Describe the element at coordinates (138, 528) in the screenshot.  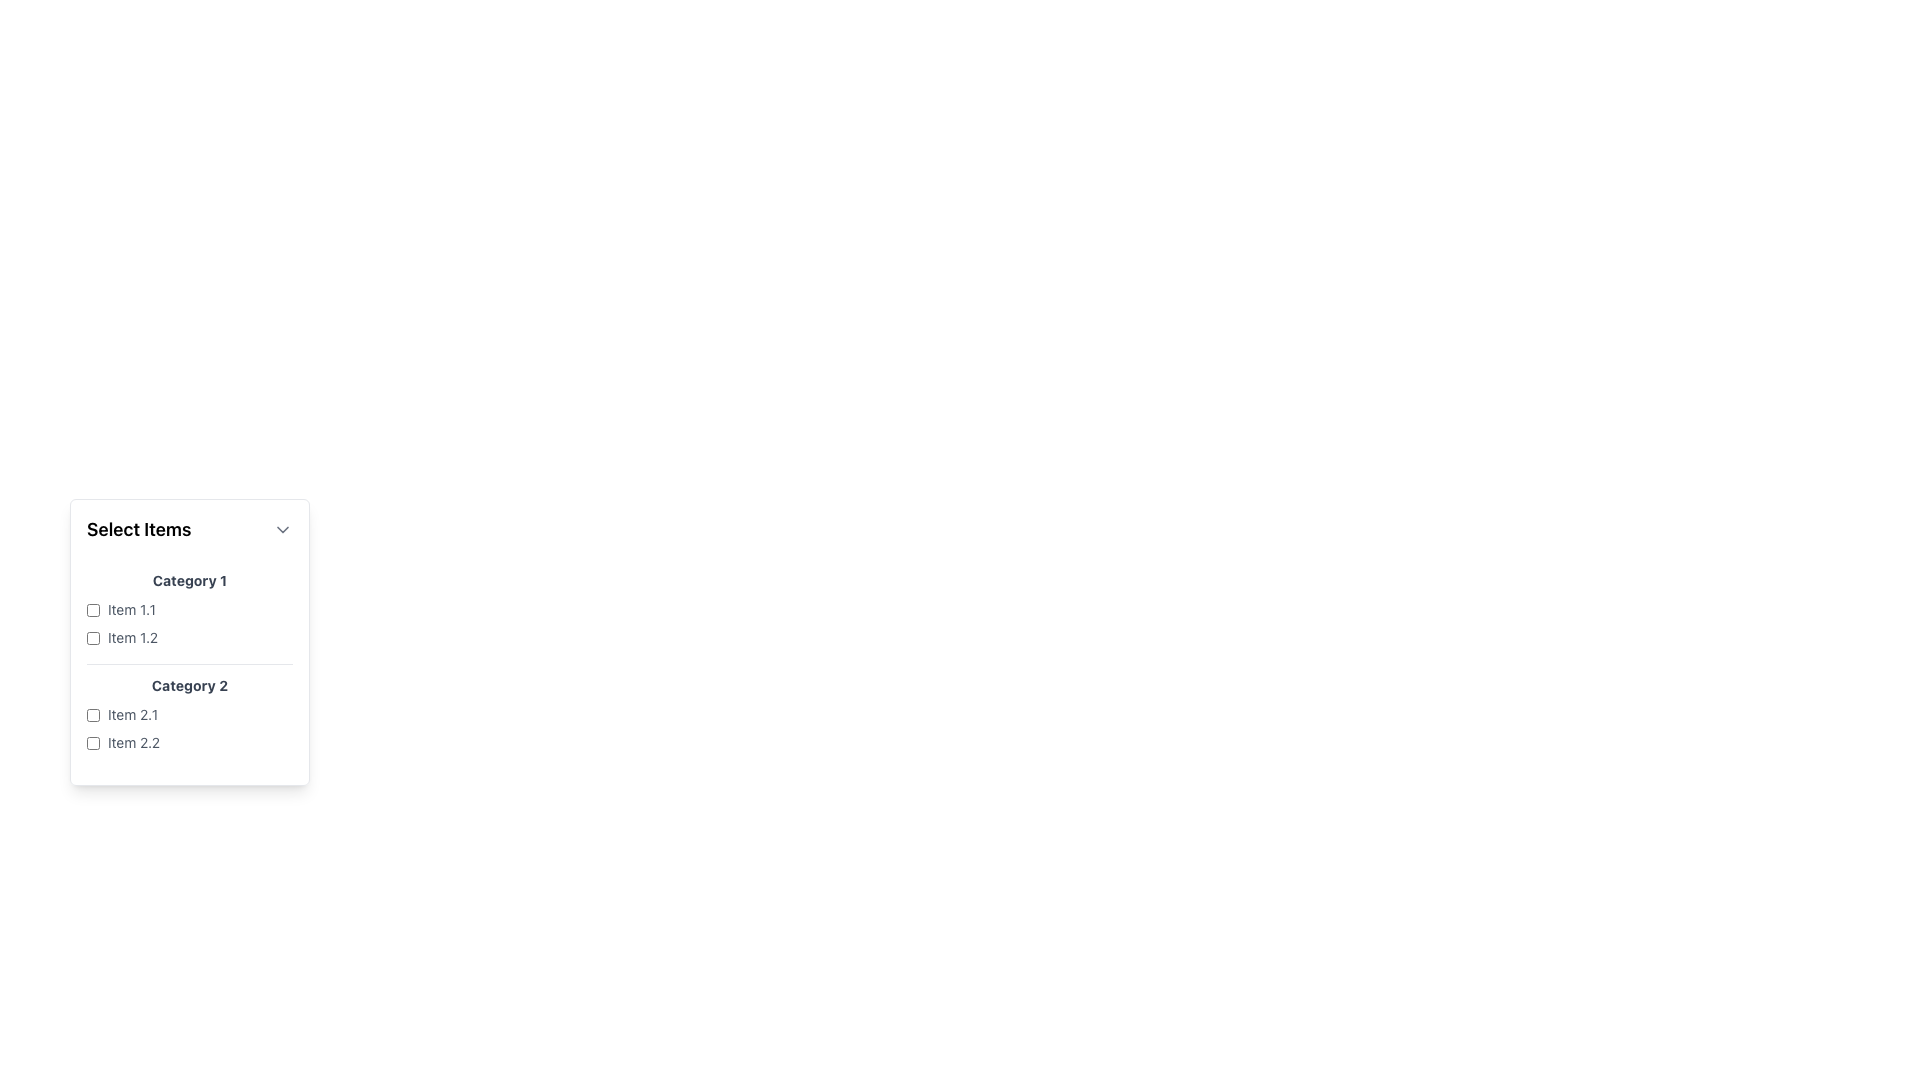
I see `Text Label that serves as the title for the dropdown, positioned above the categories 'Category 1' and 'Category 2', and aligned to the left of a chevron-down icon` at that location.